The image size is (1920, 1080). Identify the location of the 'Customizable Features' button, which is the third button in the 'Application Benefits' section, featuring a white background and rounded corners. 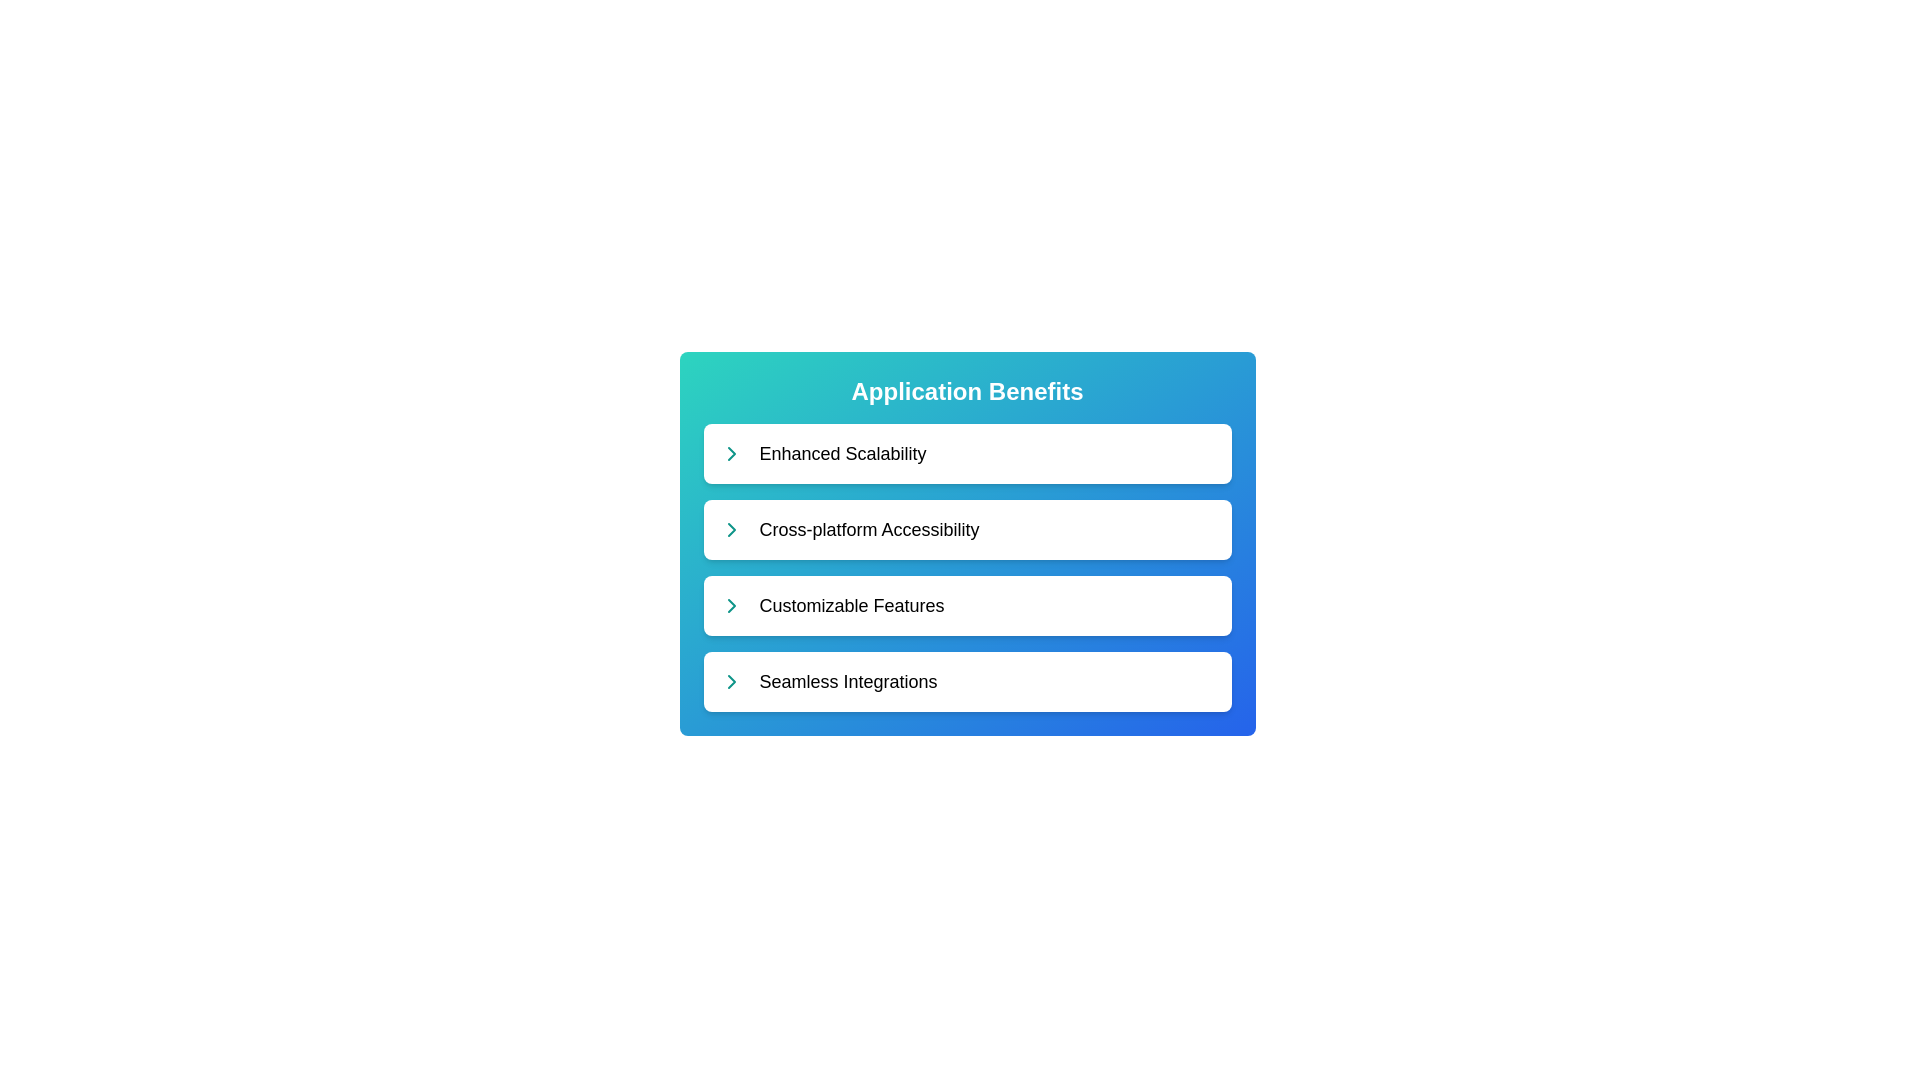
(967, 604).